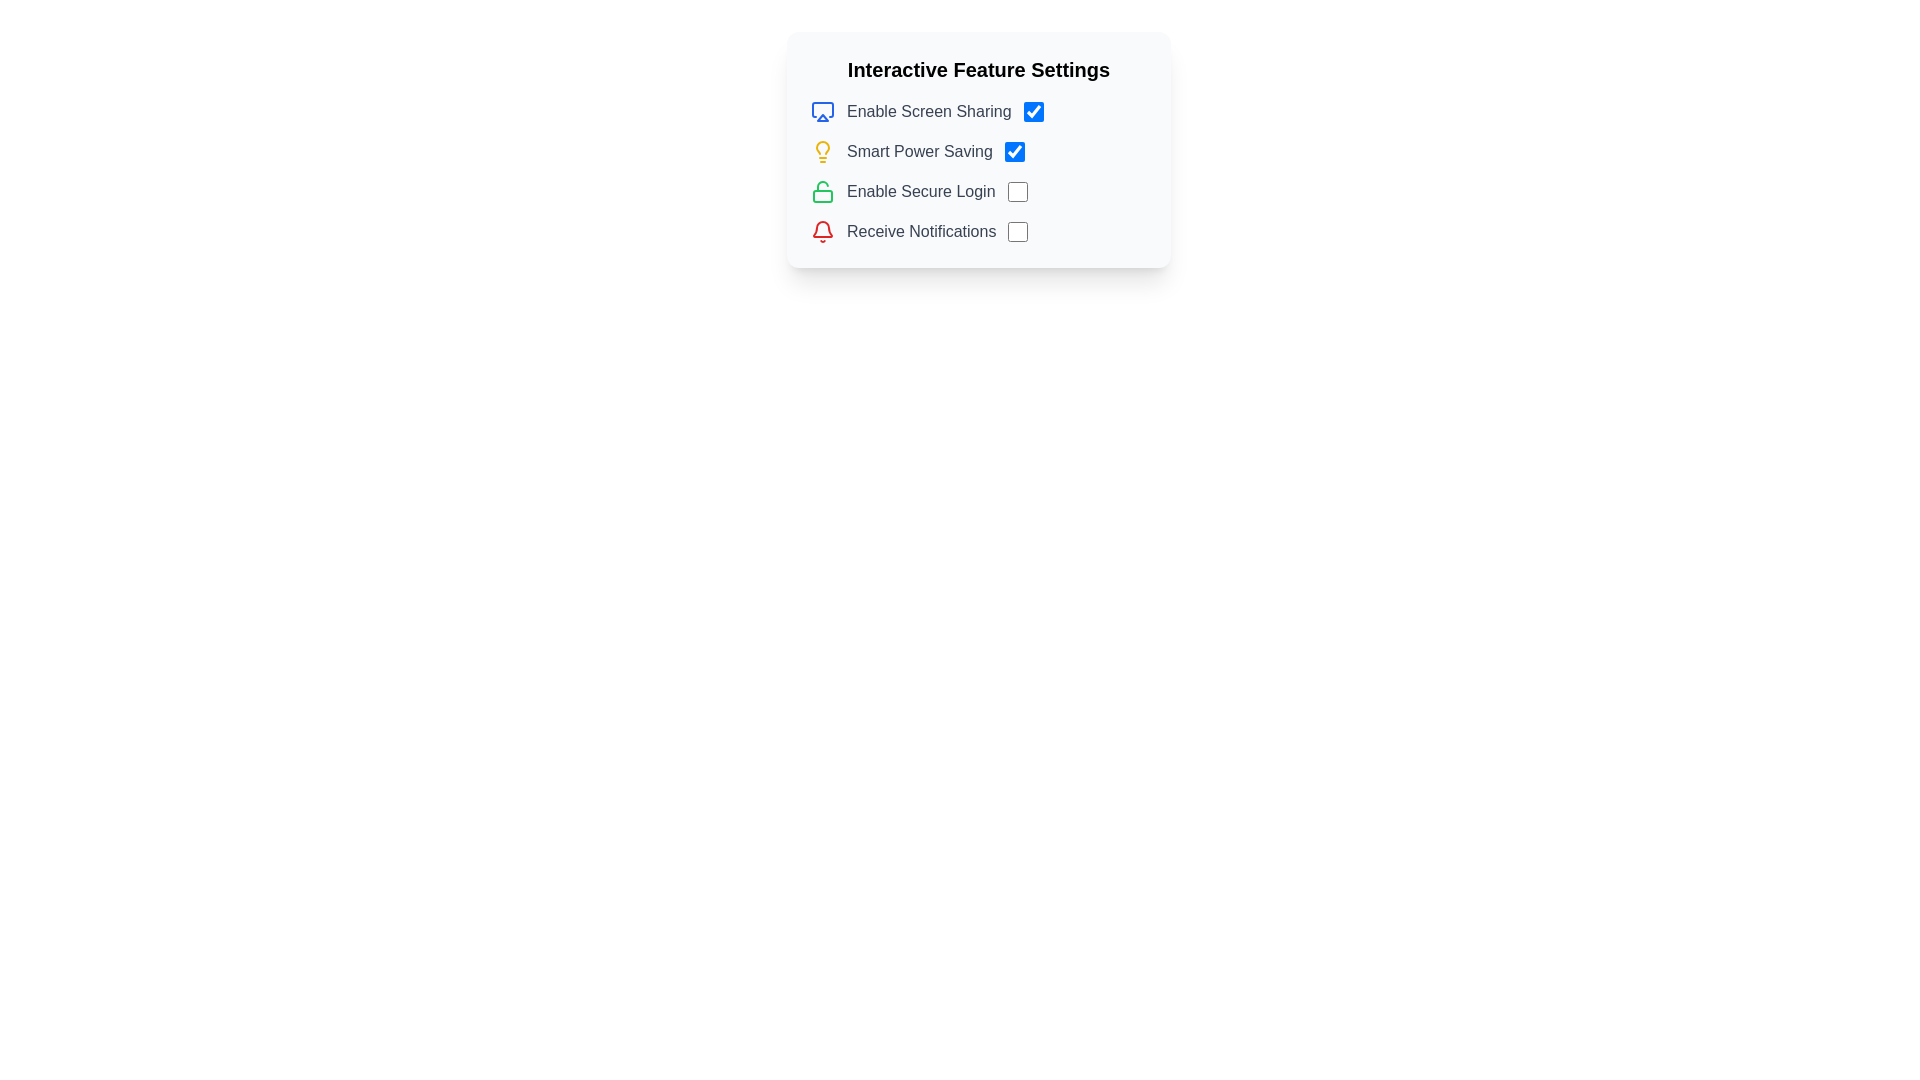 The height and width of the screenshot is (1080, 1920). What do you see at coordinates (822, 192) in the screenshot?
I see `the unlocked state icon for the 'Enable Secure Login' setting, which is aligned with other icons in the interactive feature settings section` at bounding box center [822, 192].